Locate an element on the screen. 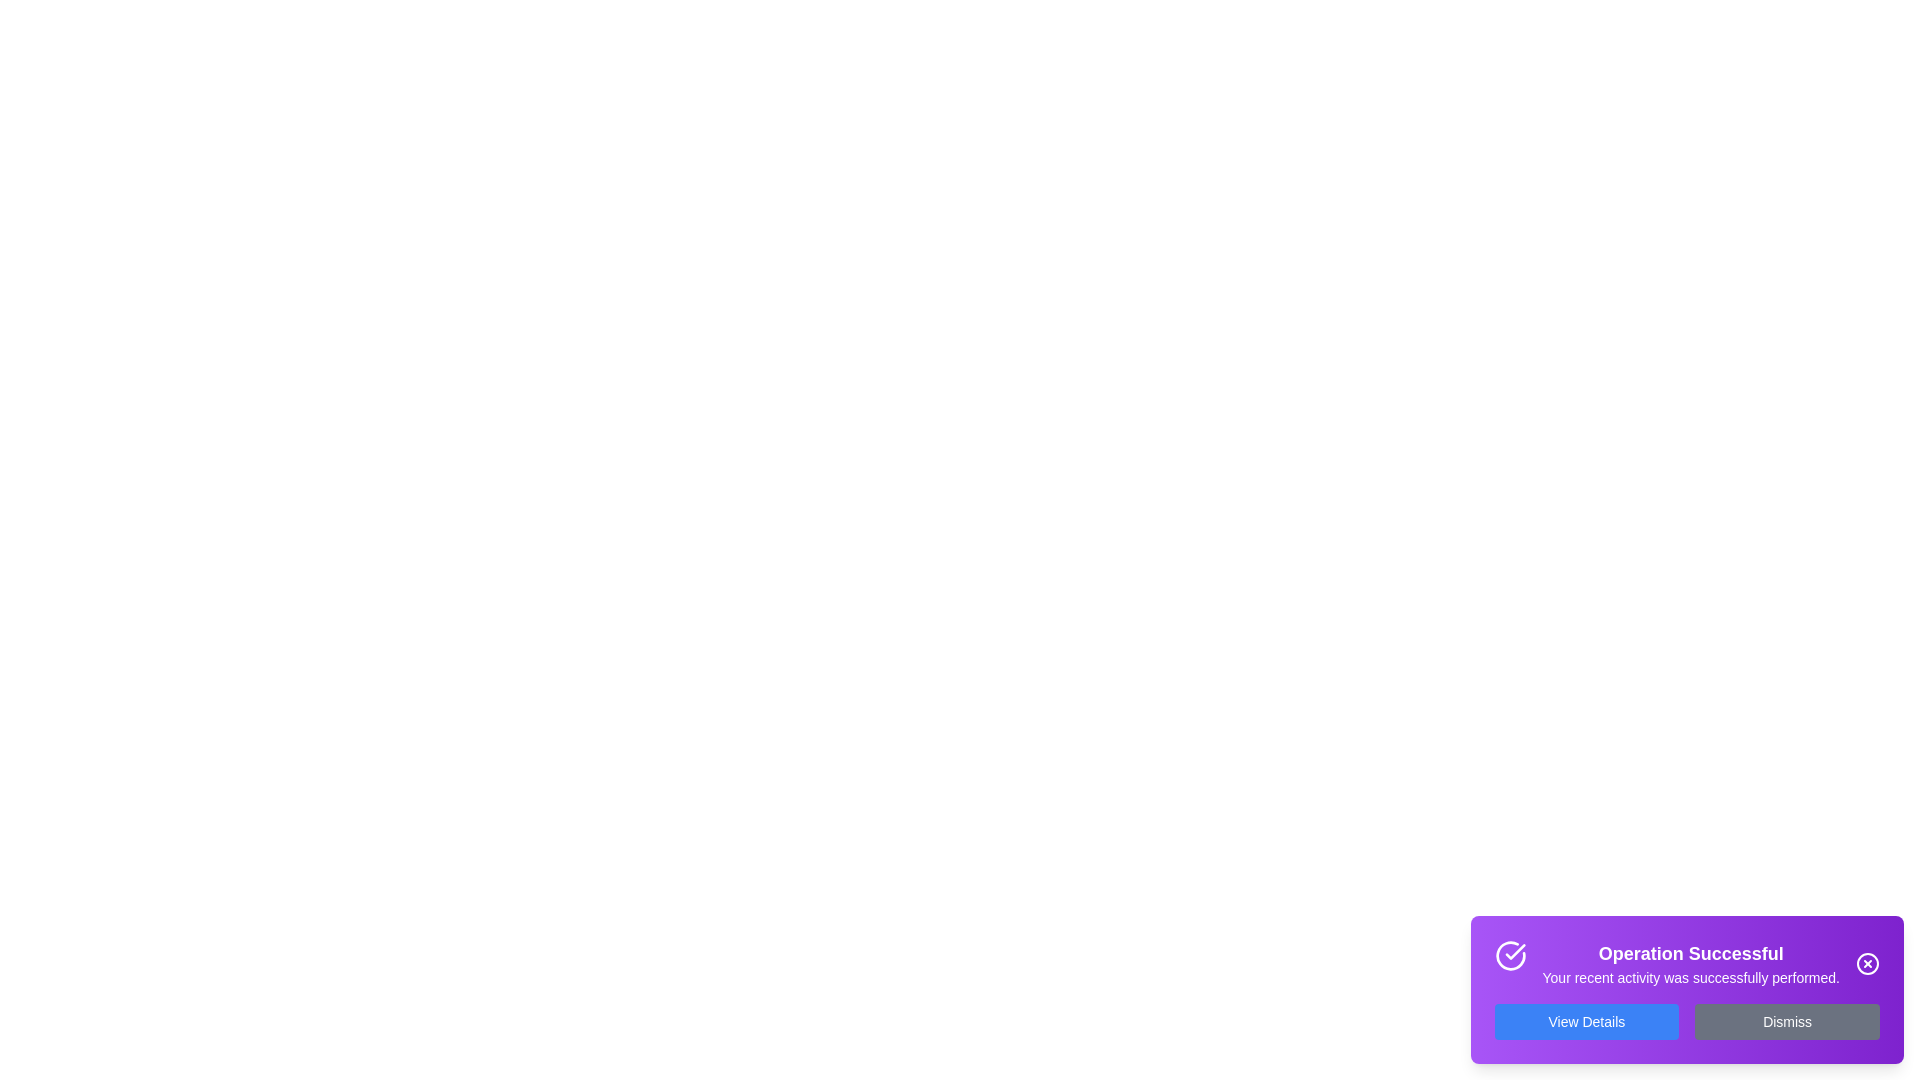 This screenshot has height=1080, width=1920. the 'Dismiss' button to observe its hover effects is located at coordinates (1787, 1022).